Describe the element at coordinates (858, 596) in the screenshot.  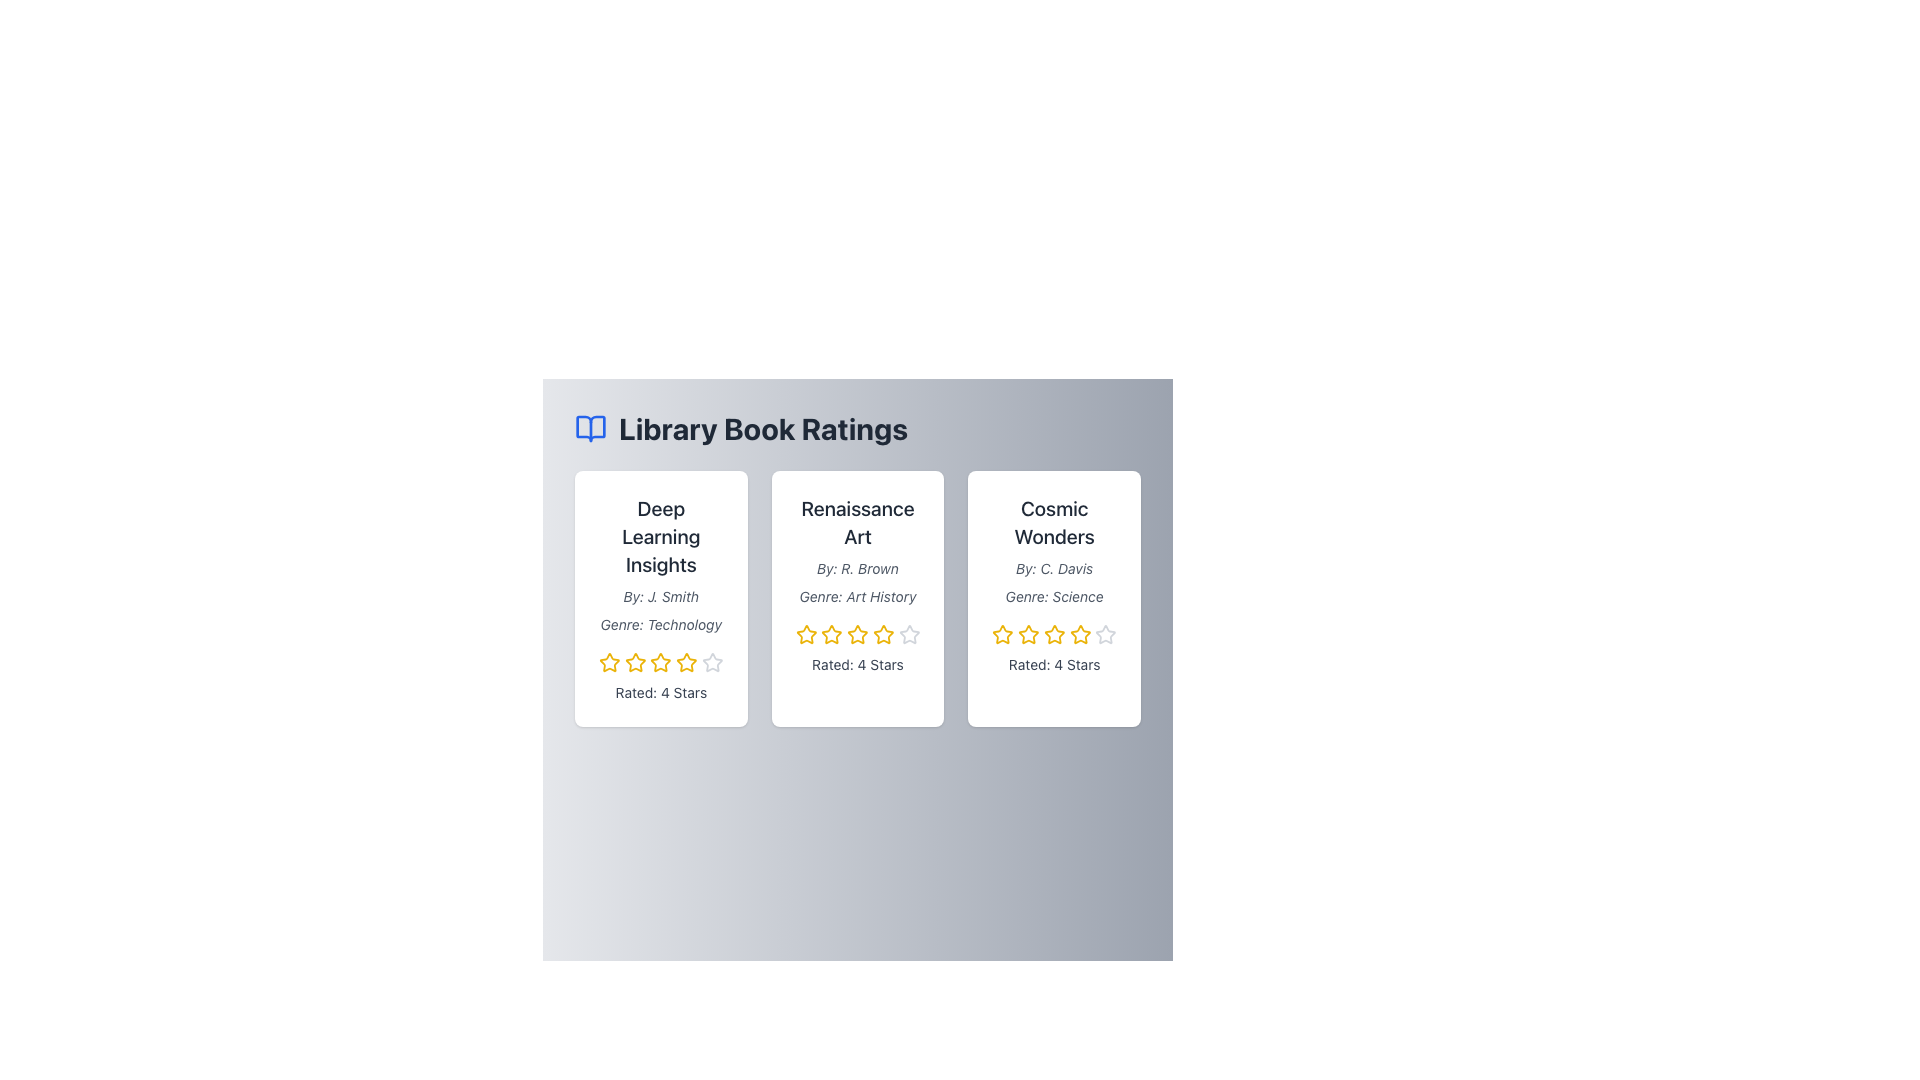
I see `the text label displaying 'Genre: Art History', which is the third text entry in the card about 'Renaissance Art'` at that location.